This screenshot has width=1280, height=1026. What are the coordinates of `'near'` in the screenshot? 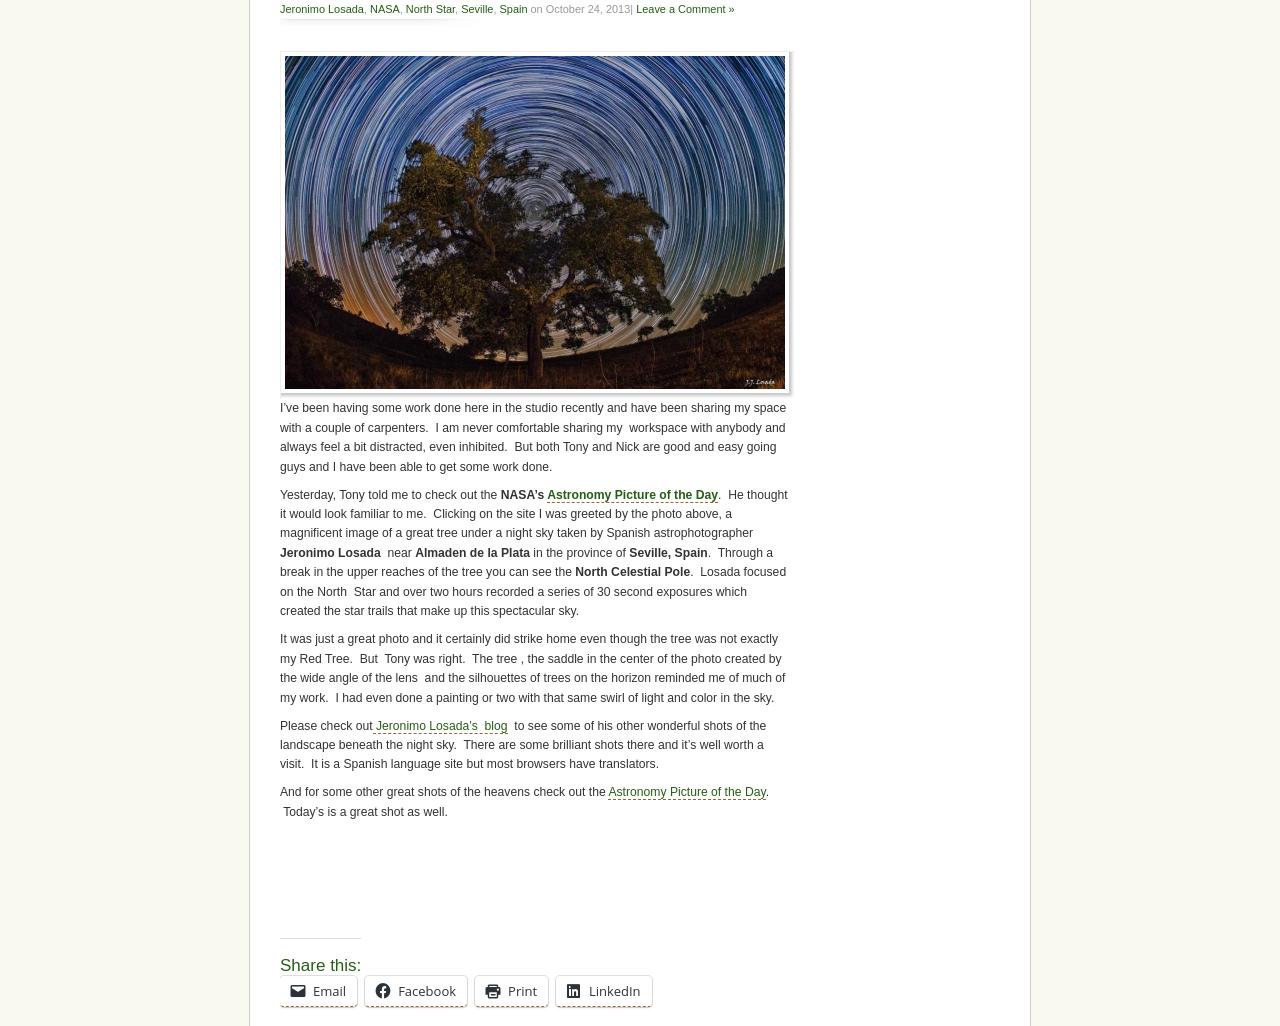 It's located at (397, 551).